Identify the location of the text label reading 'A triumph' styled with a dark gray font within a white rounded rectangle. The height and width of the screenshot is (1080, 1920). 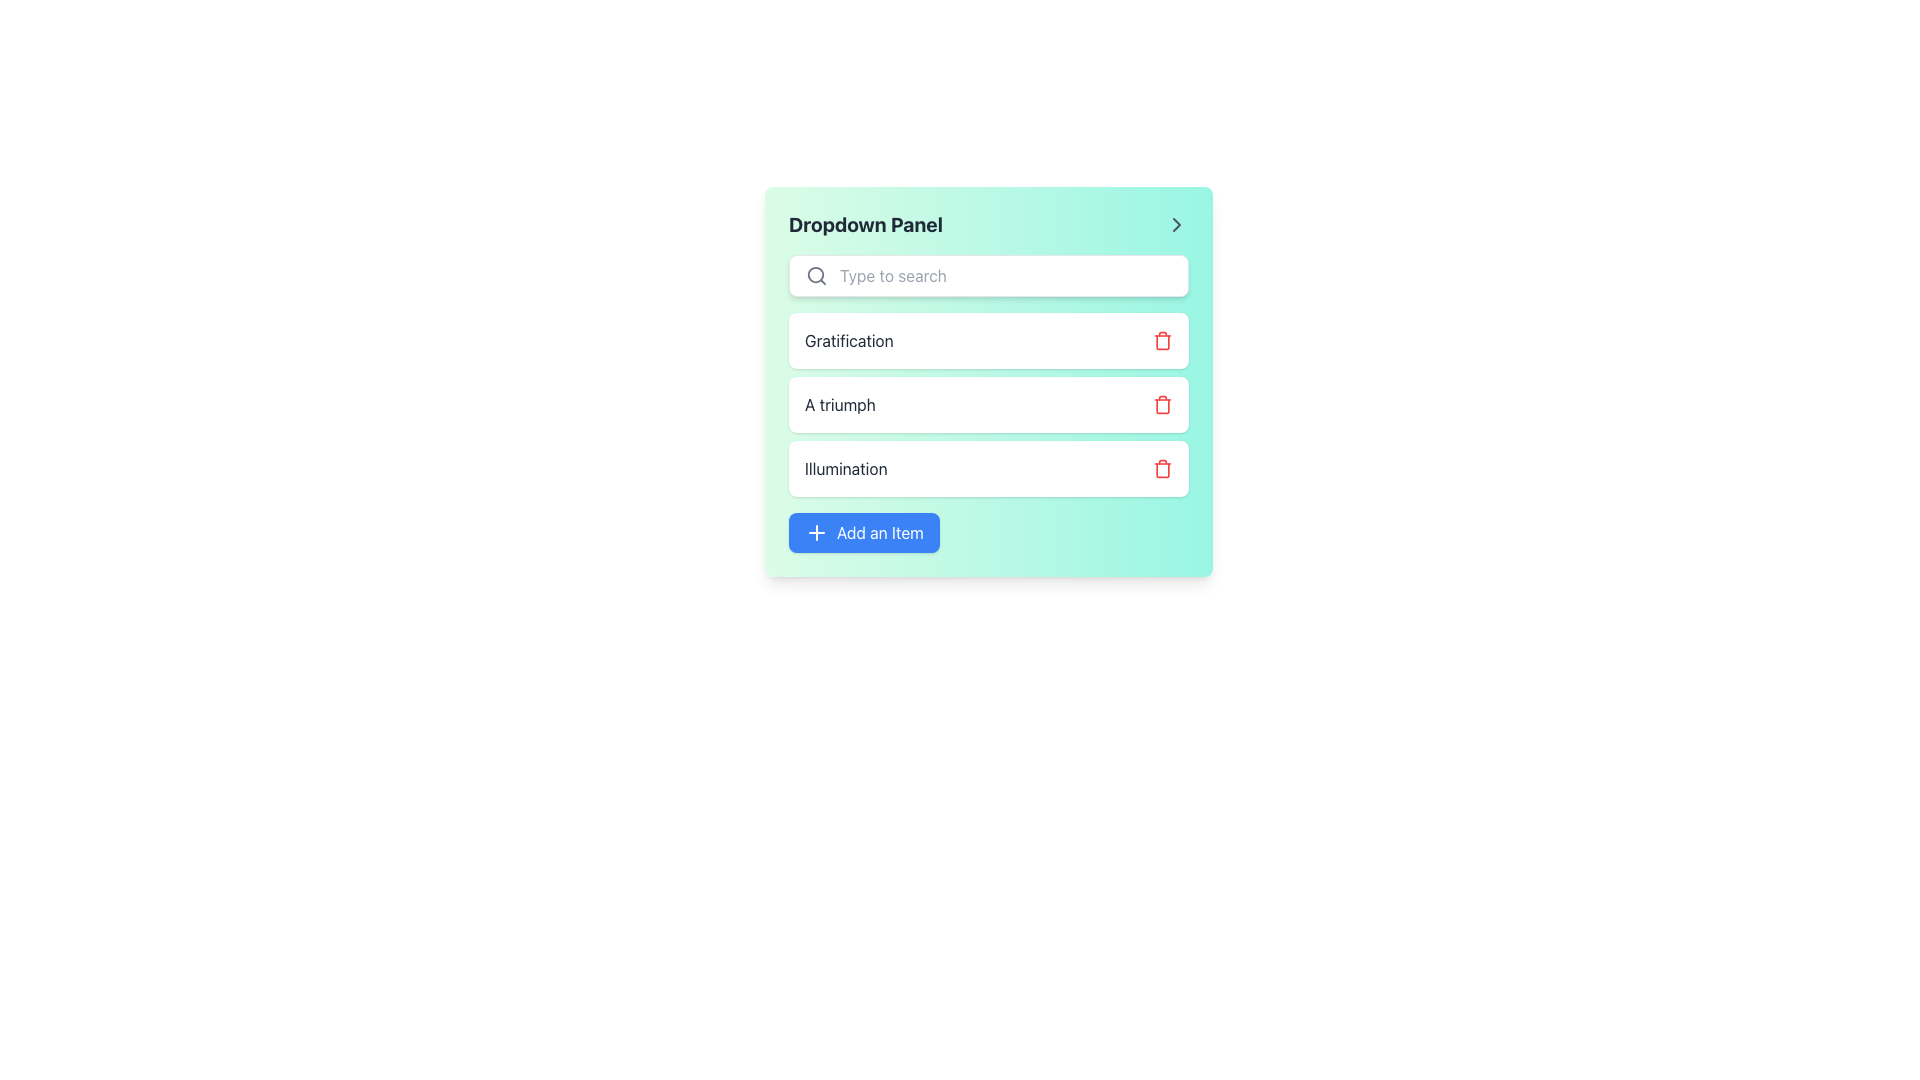
(840, 405).